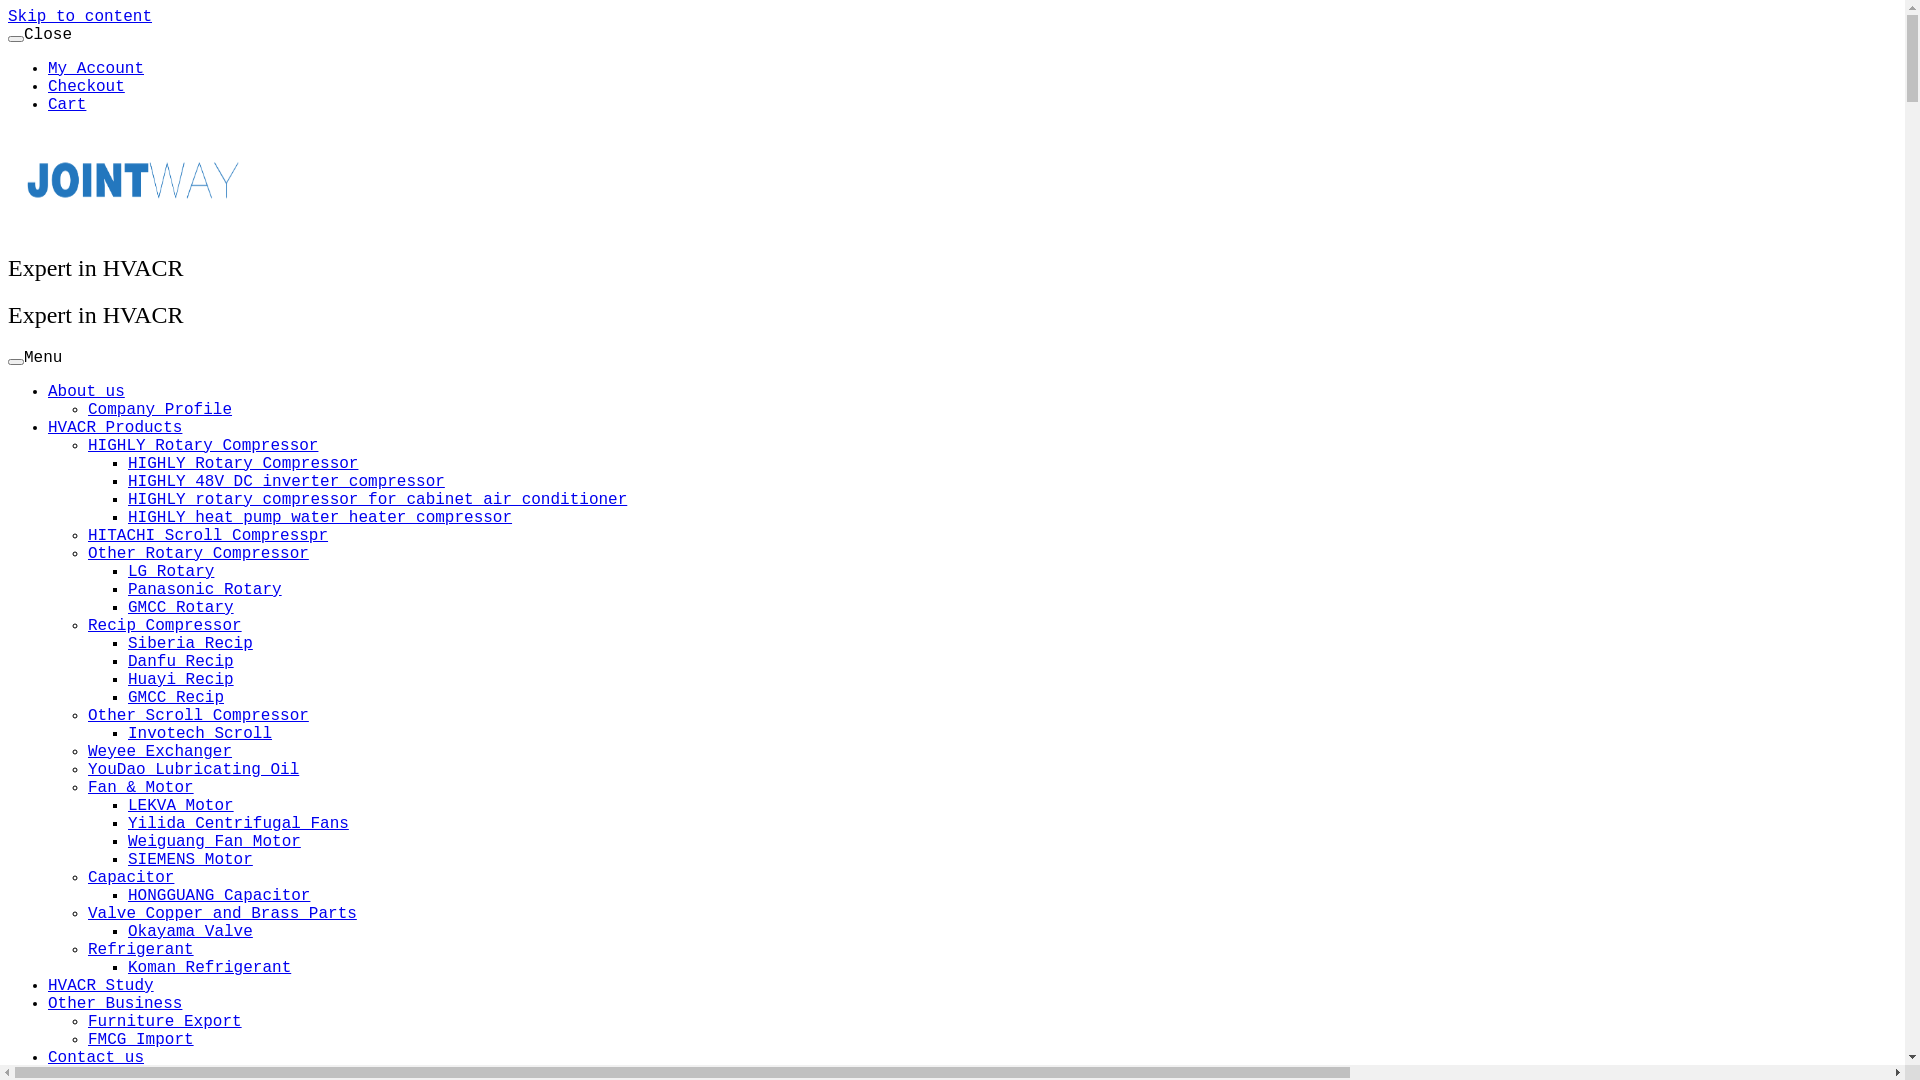 This screenshot has height=1080, width=1920. I want to click on 'SIEMENS Motor', so click(127, 859).